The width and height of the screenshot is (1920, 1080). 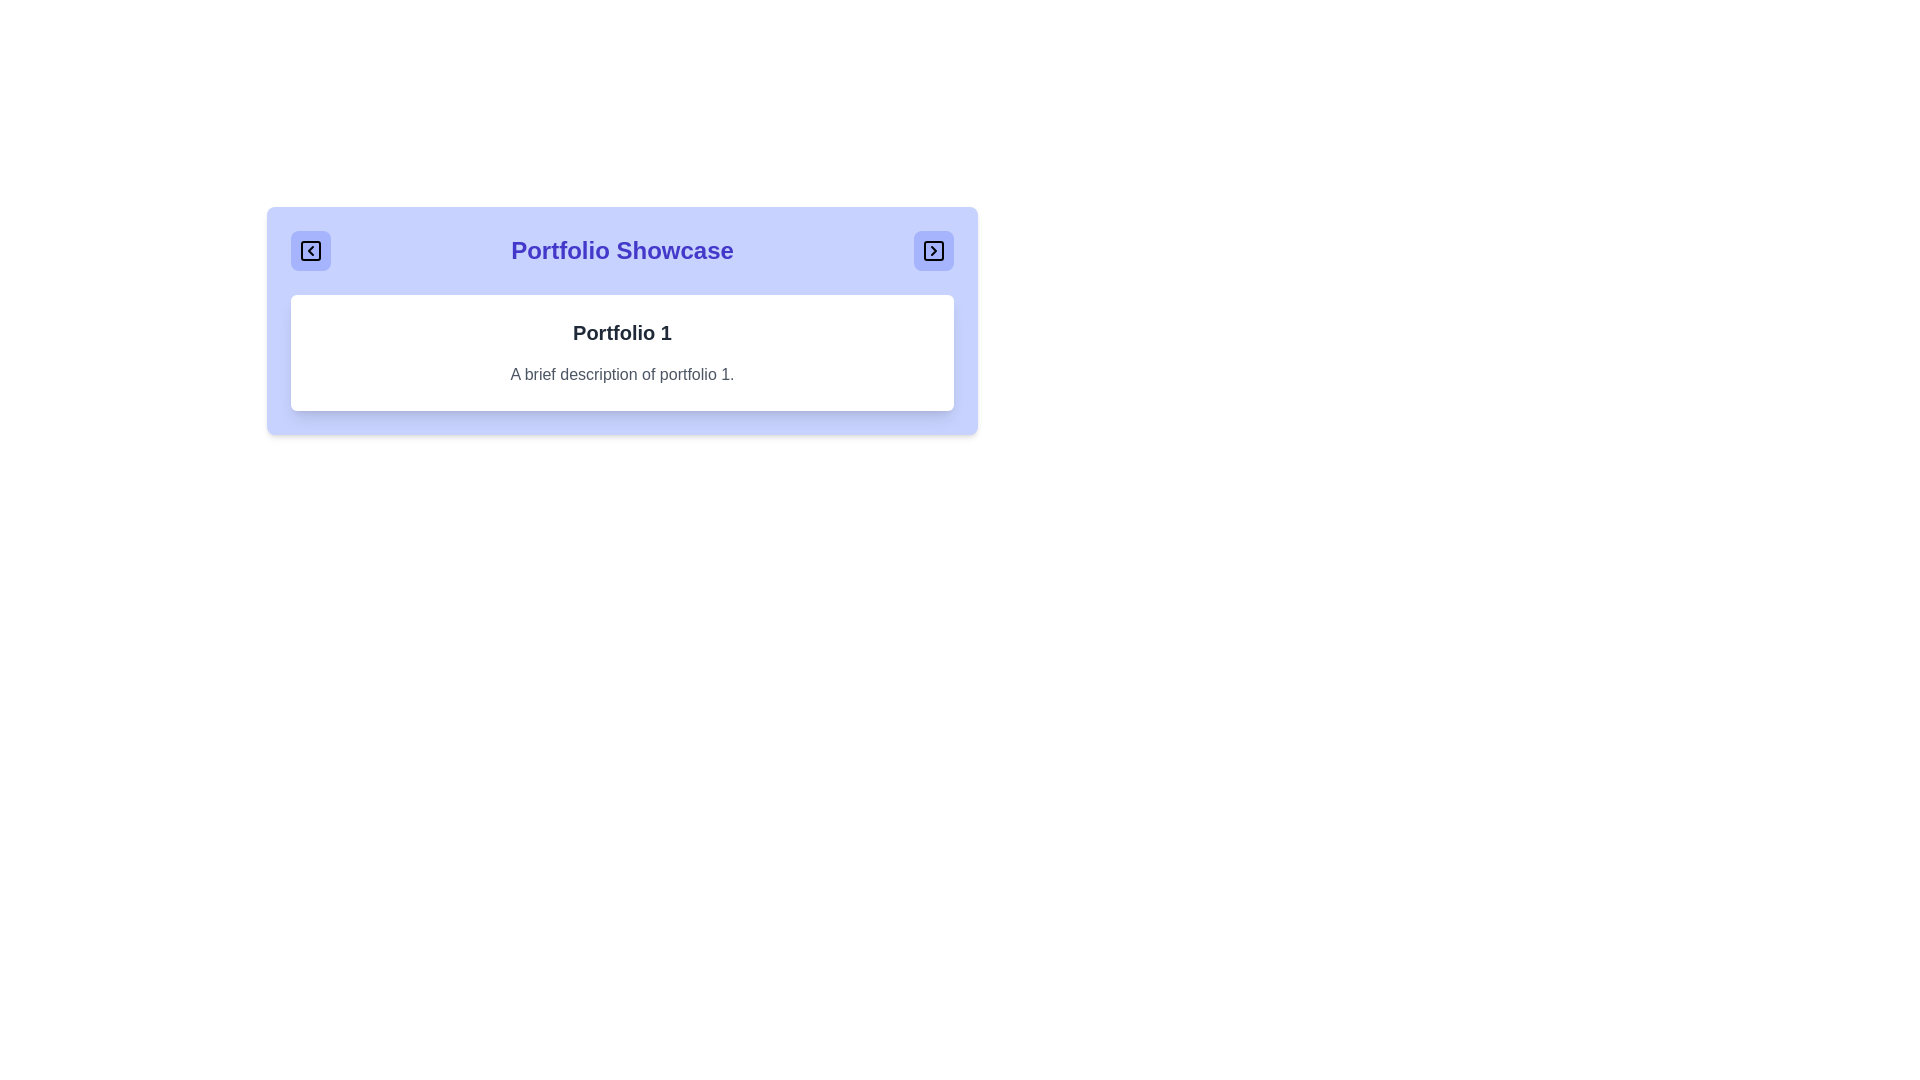 I want to click on the leftmost button in the header component of the Portfolio Showcase interface to receive keyboard interaction, so click(x=310, y=249).